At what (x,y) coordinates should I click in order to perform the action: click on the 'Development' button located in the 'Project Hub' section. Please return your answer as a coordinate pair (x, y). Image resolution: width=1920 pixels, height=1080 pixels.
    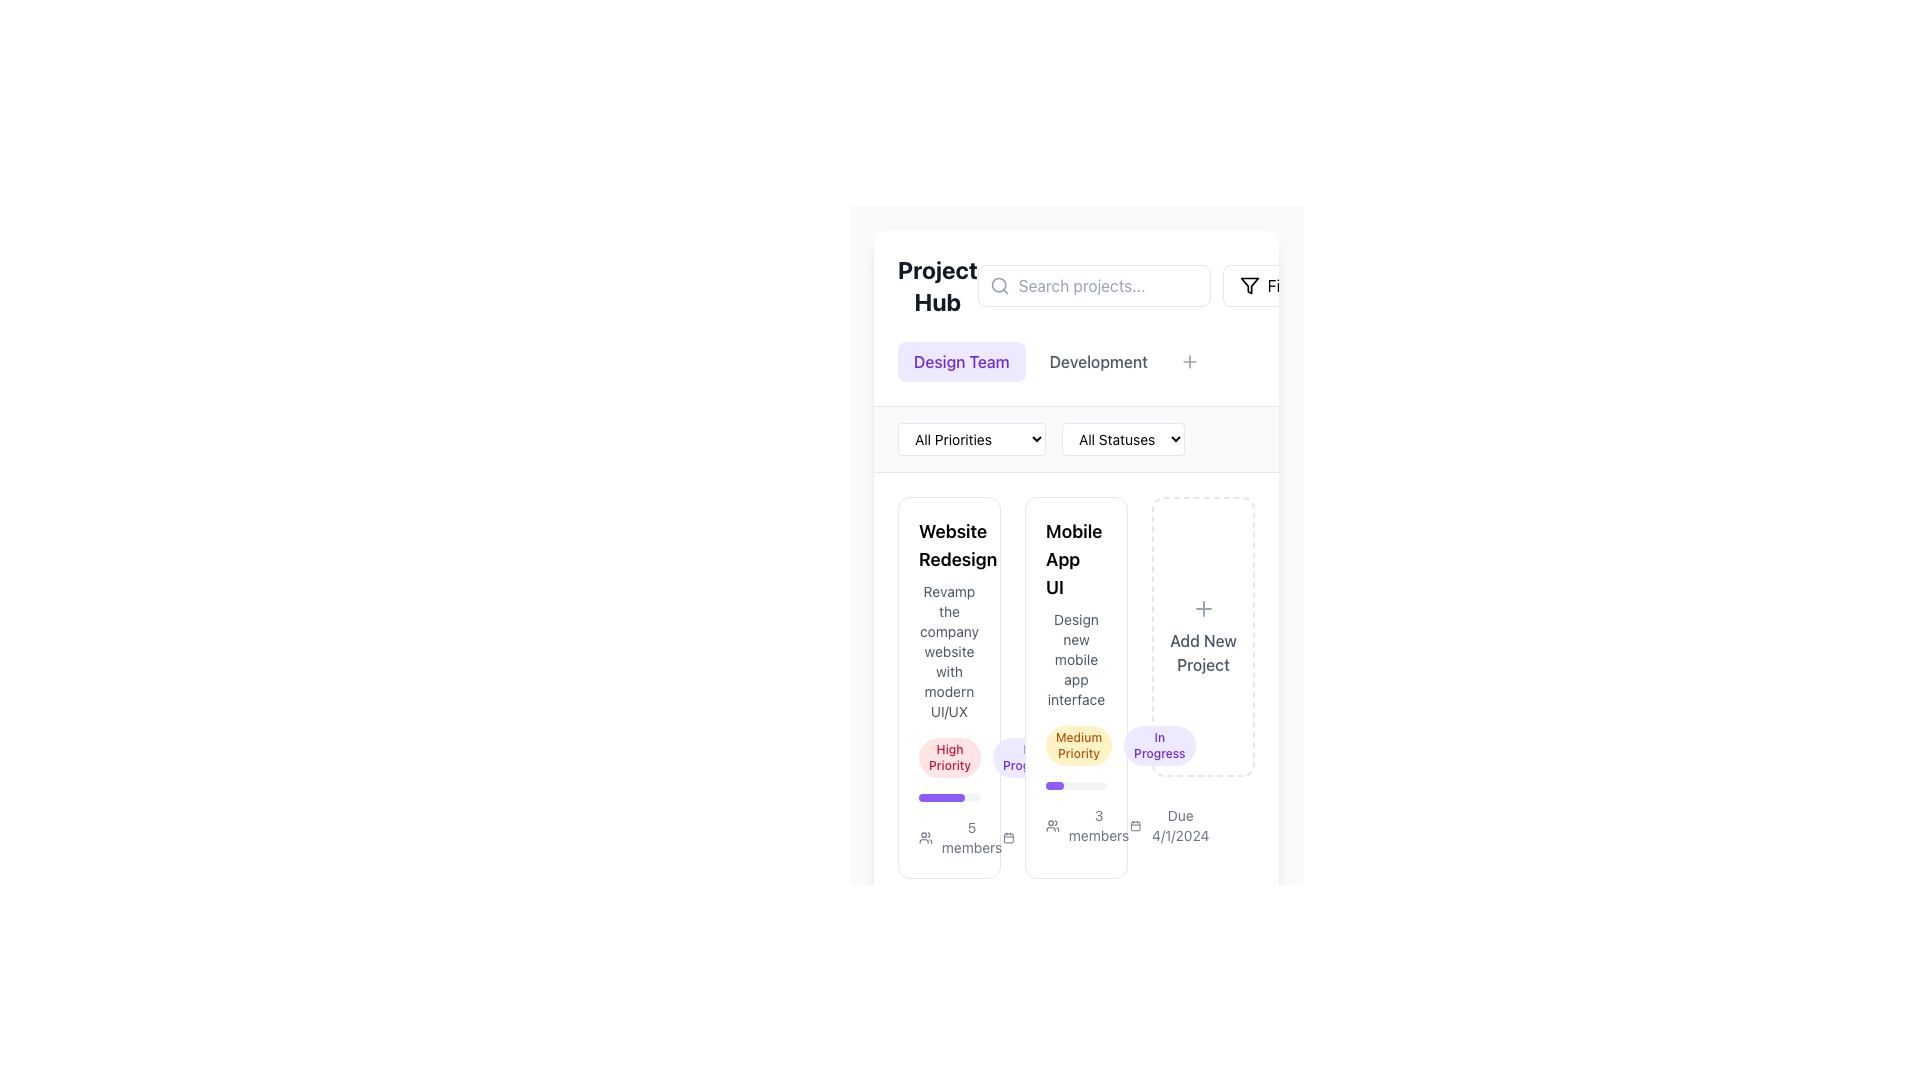
    Looking at the image, I should click on (1097, 362).